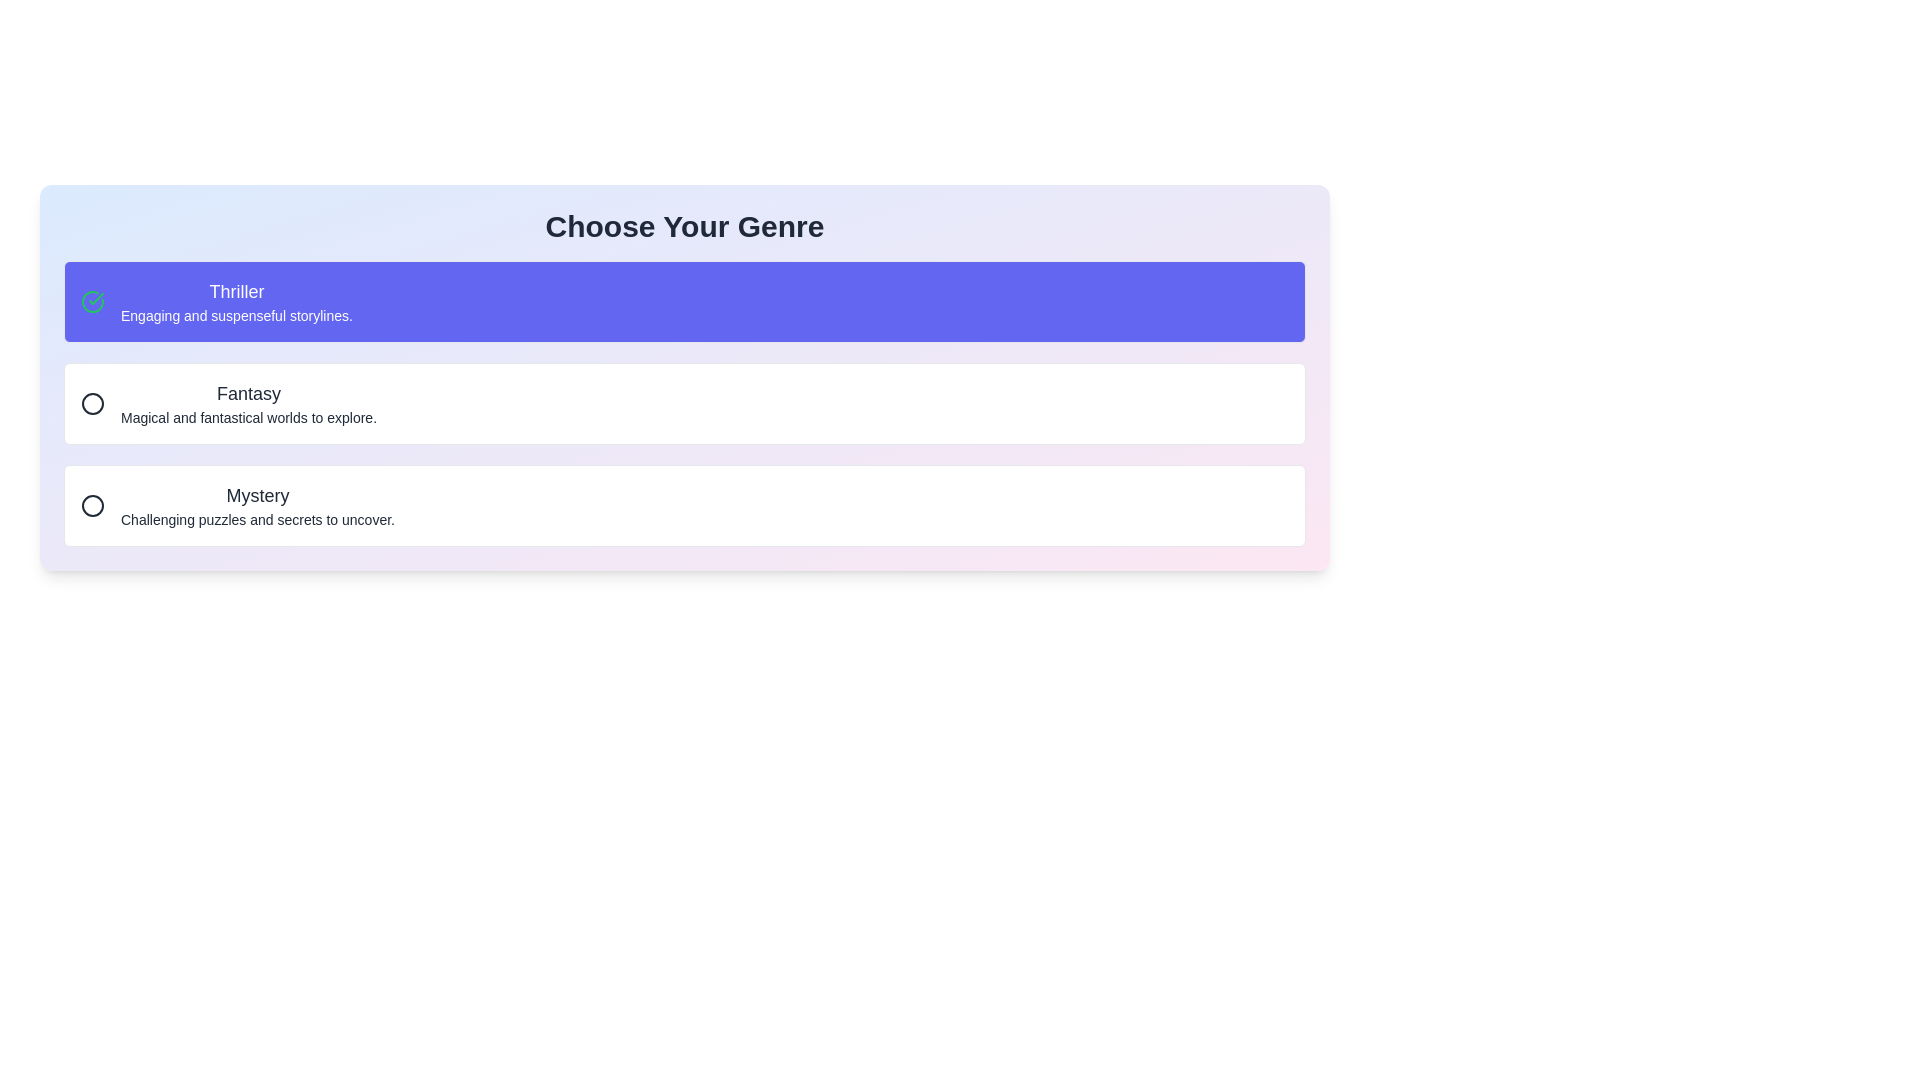 This screenshot has height=1080, width=1920. I want to click on the 'Fantasy' genre option in the genre selection menu, so click(248, 404).